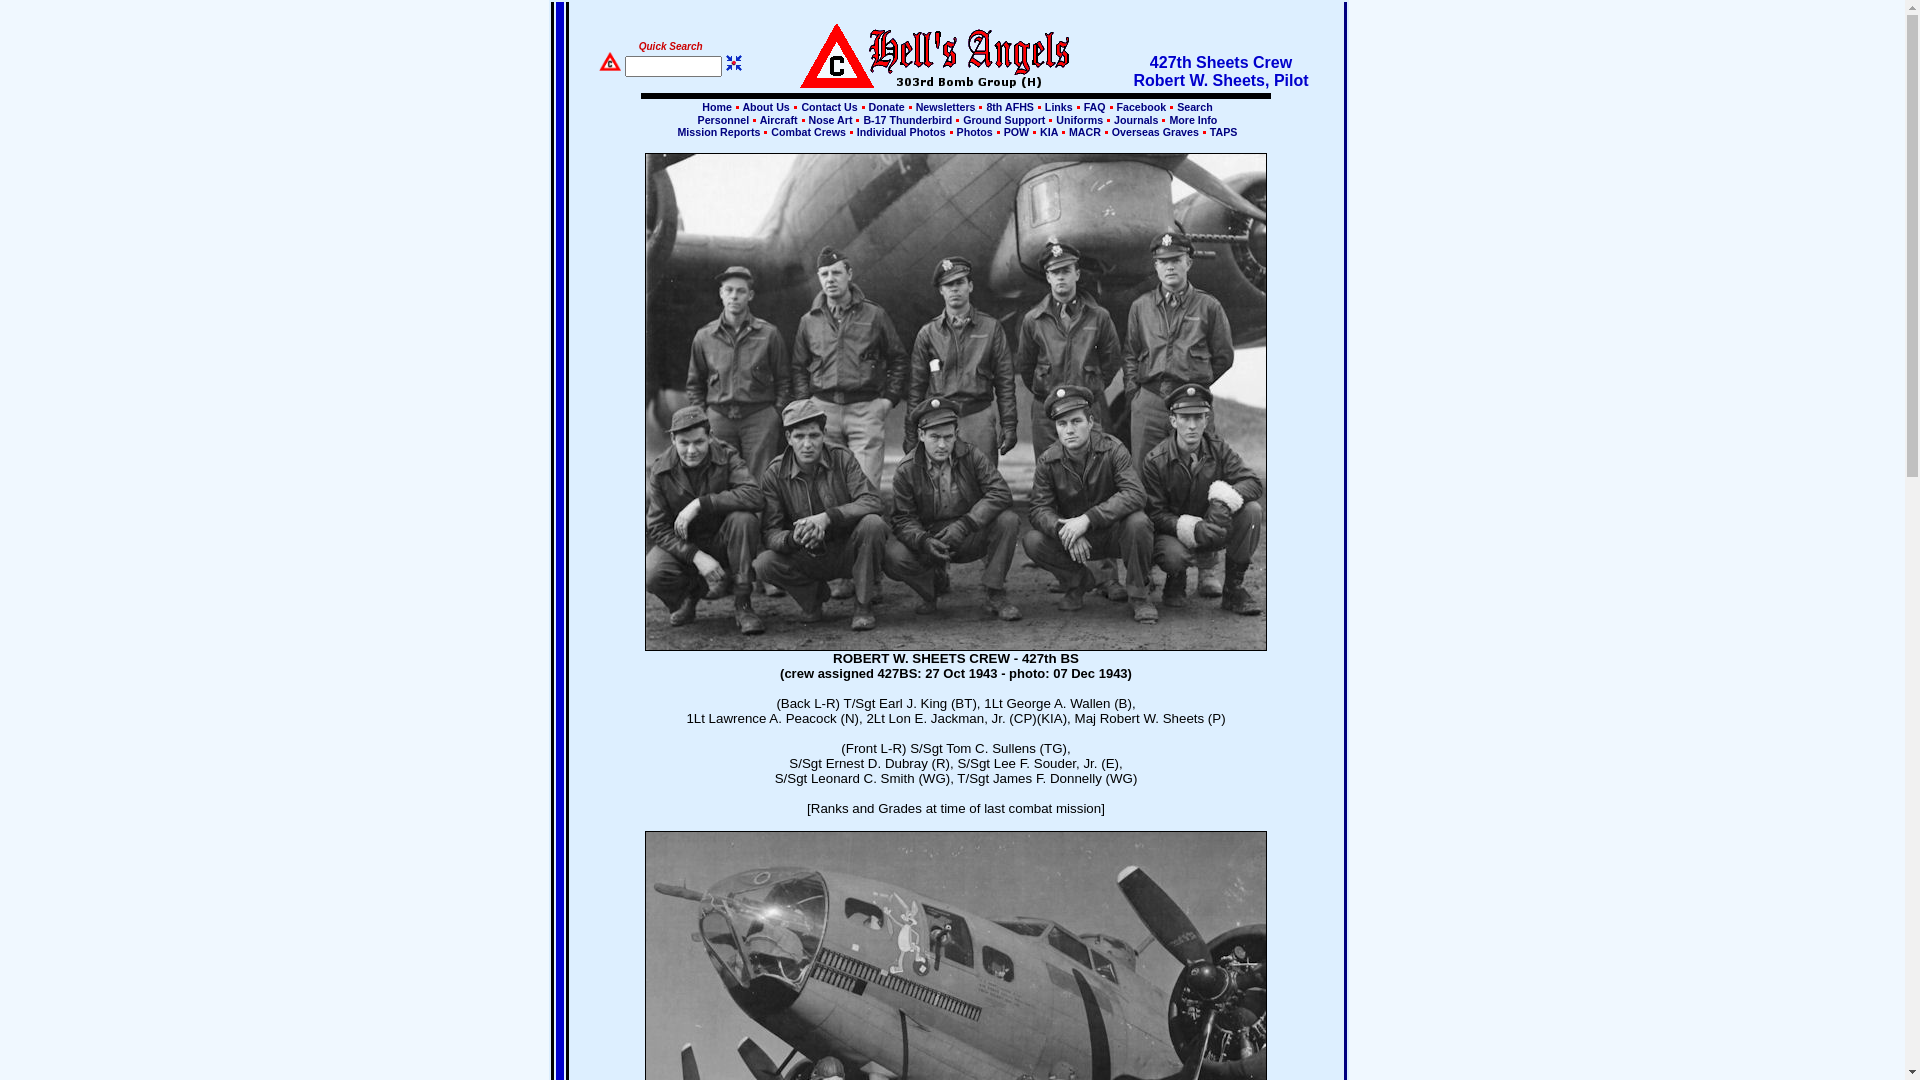 This screenshot has width=1920, height=1080. What do you see at coordinates (1003, 119) in the screenshot?
I see `'Ground Support'` at bounding box center [1003, 119].